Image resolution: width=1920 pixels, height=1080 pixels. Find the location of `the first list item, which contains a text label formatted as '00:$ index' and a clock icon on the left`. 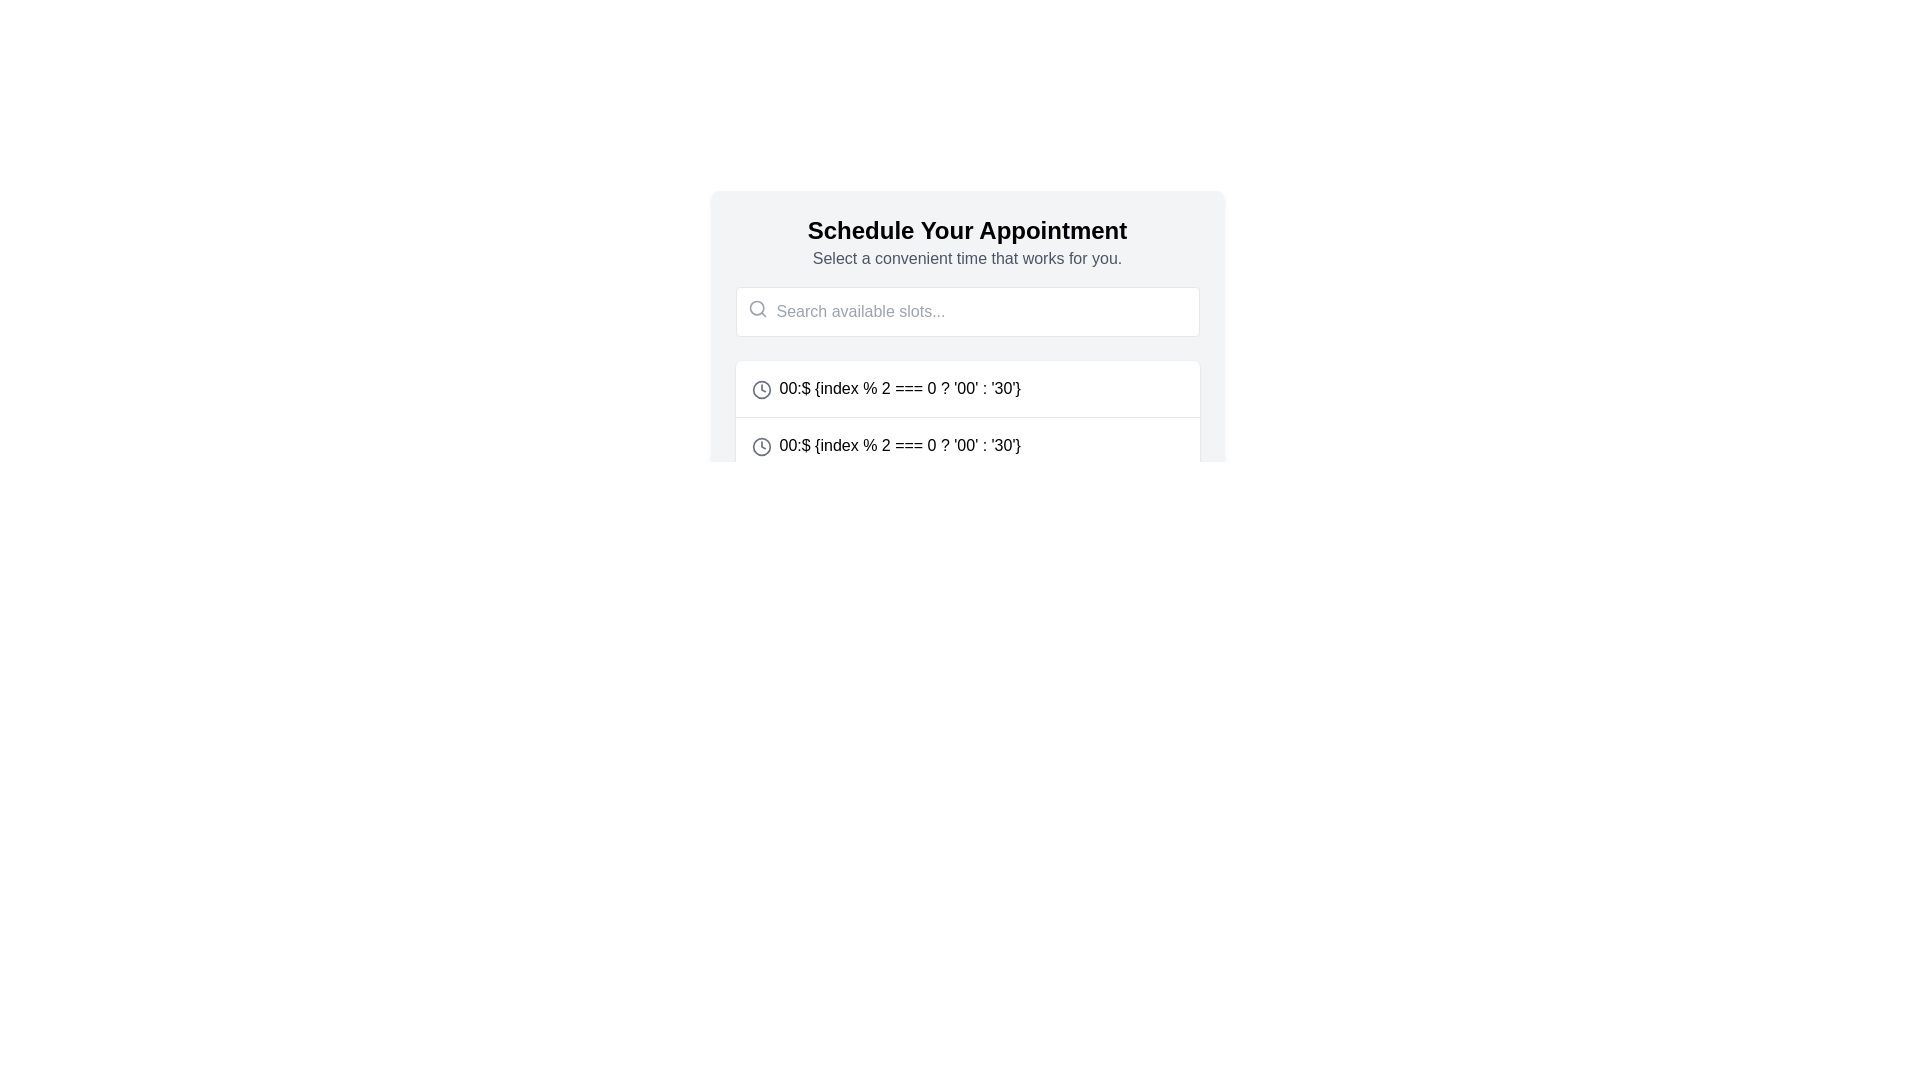

the first list item, which contains a text label formatted as '00:$ index' and a clock icon on the left is located at coordinates (967, 389).